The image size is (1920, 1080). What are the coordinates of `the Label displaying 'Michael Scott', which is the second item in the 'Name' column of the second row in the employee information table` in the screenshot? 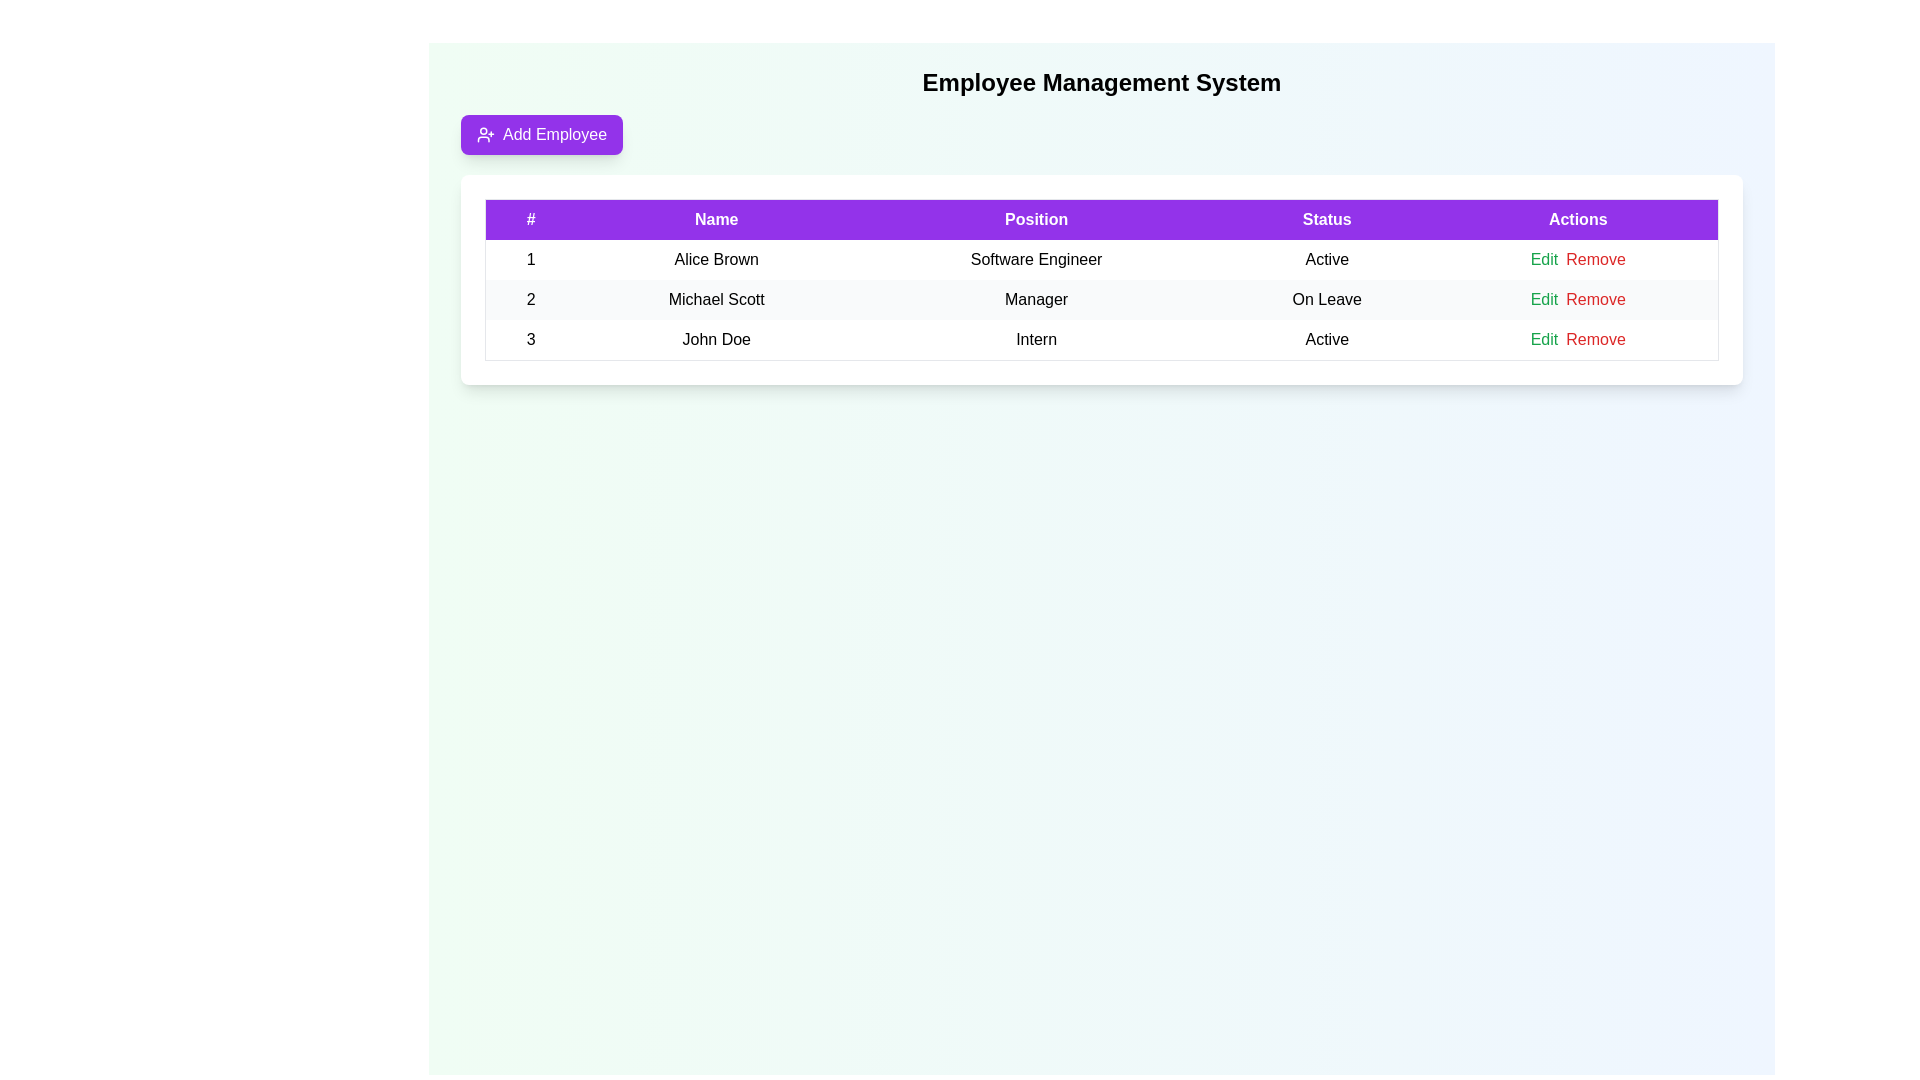 It's located at (716, 300).